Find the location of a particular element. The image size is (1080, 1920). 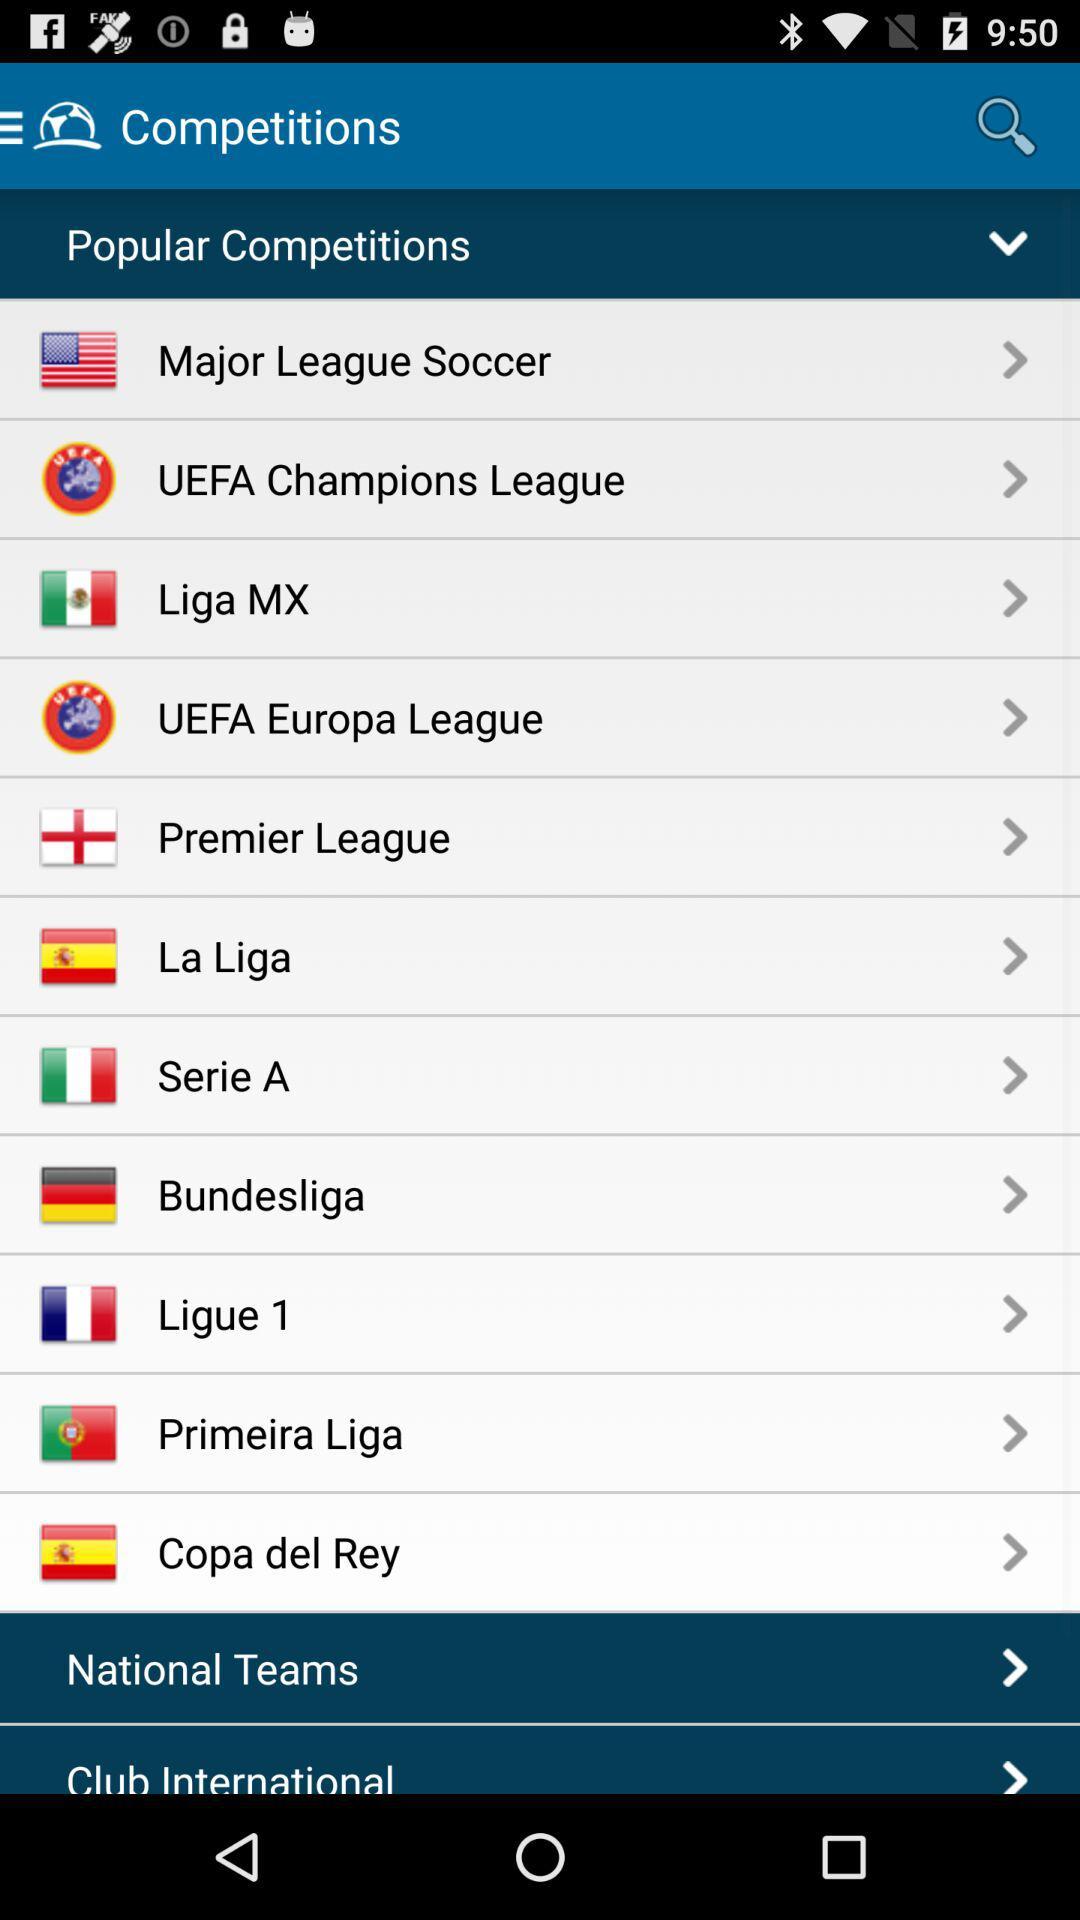

bundesliga is located at coordinates (580, 1194).